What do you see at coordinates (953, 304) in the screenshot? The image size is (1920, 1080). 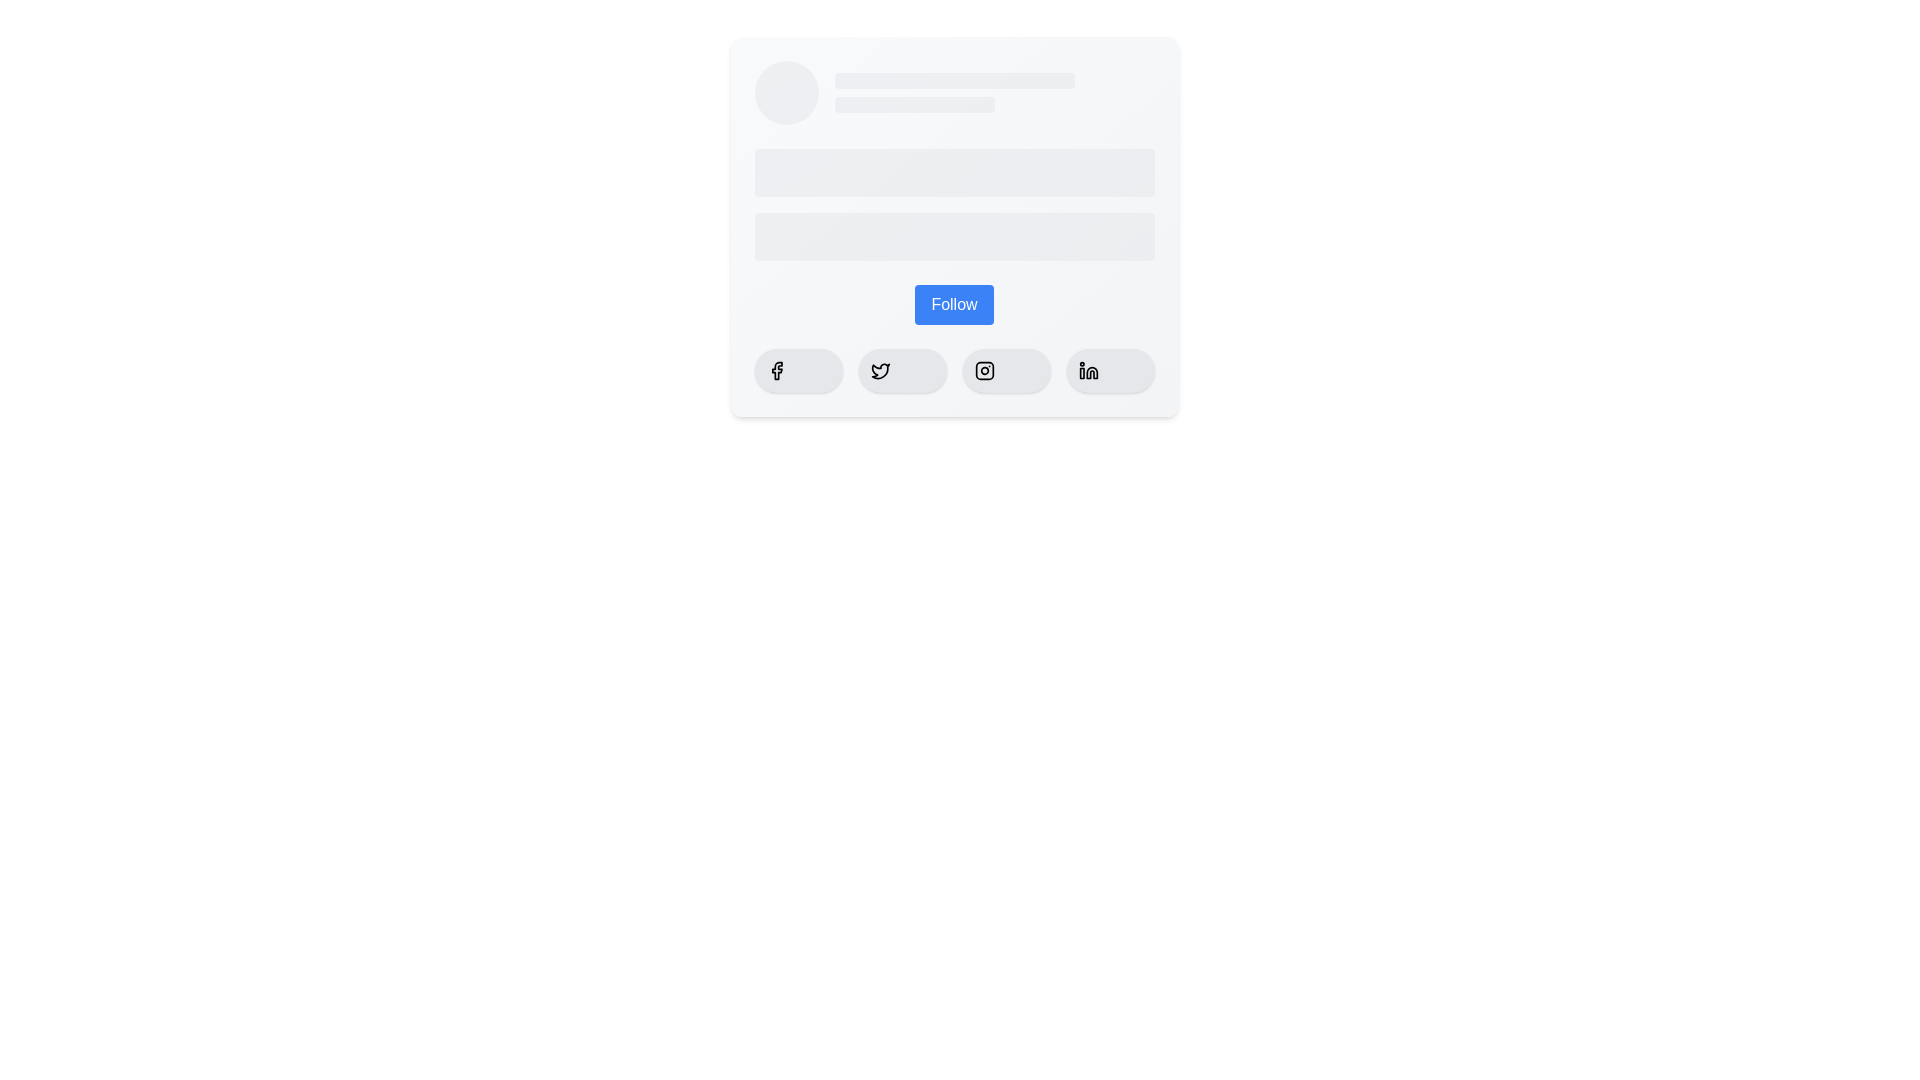 I see `the medium-sized blue button labeled 'Follow' located above four circular icon buttons to follow the associated content` at bounding box center [953, 304].